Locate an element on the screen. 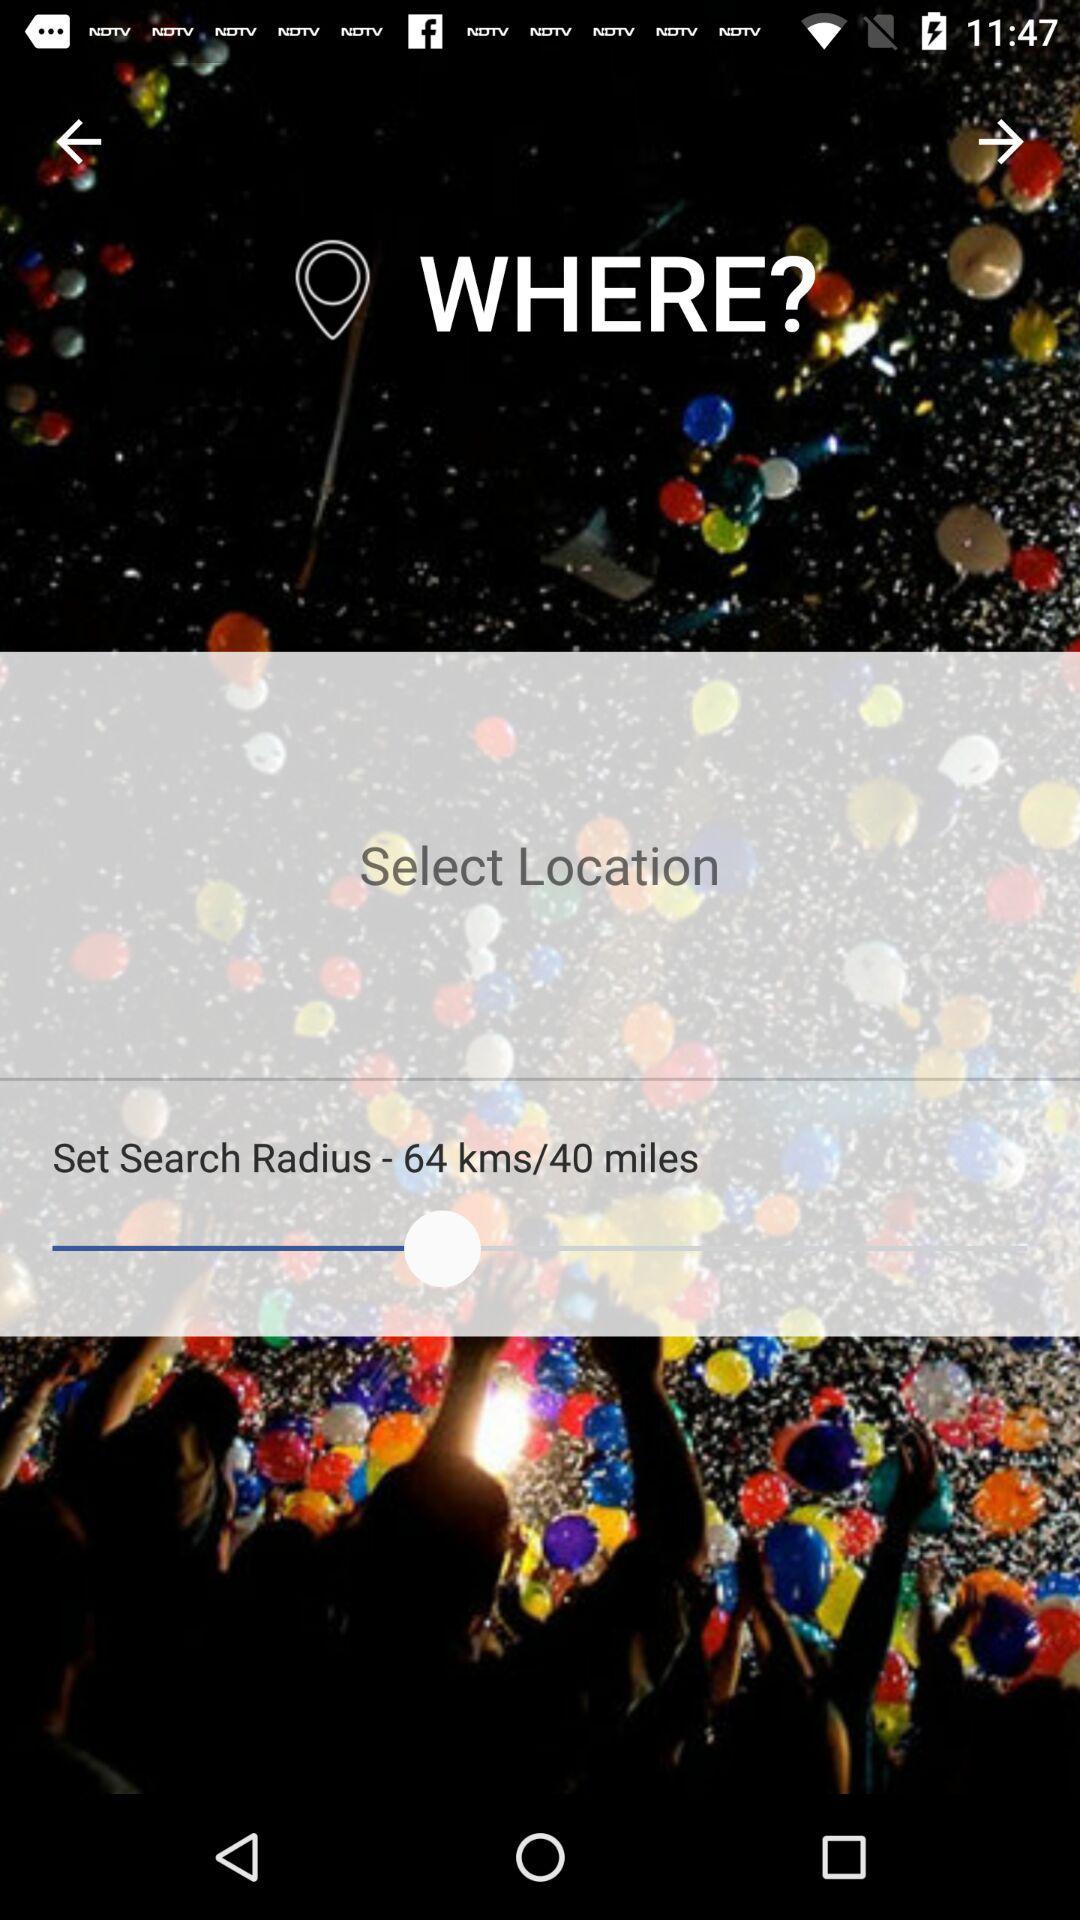 This screenshot has width=1080, height=1920. go back is located at coordinates (77, 140).